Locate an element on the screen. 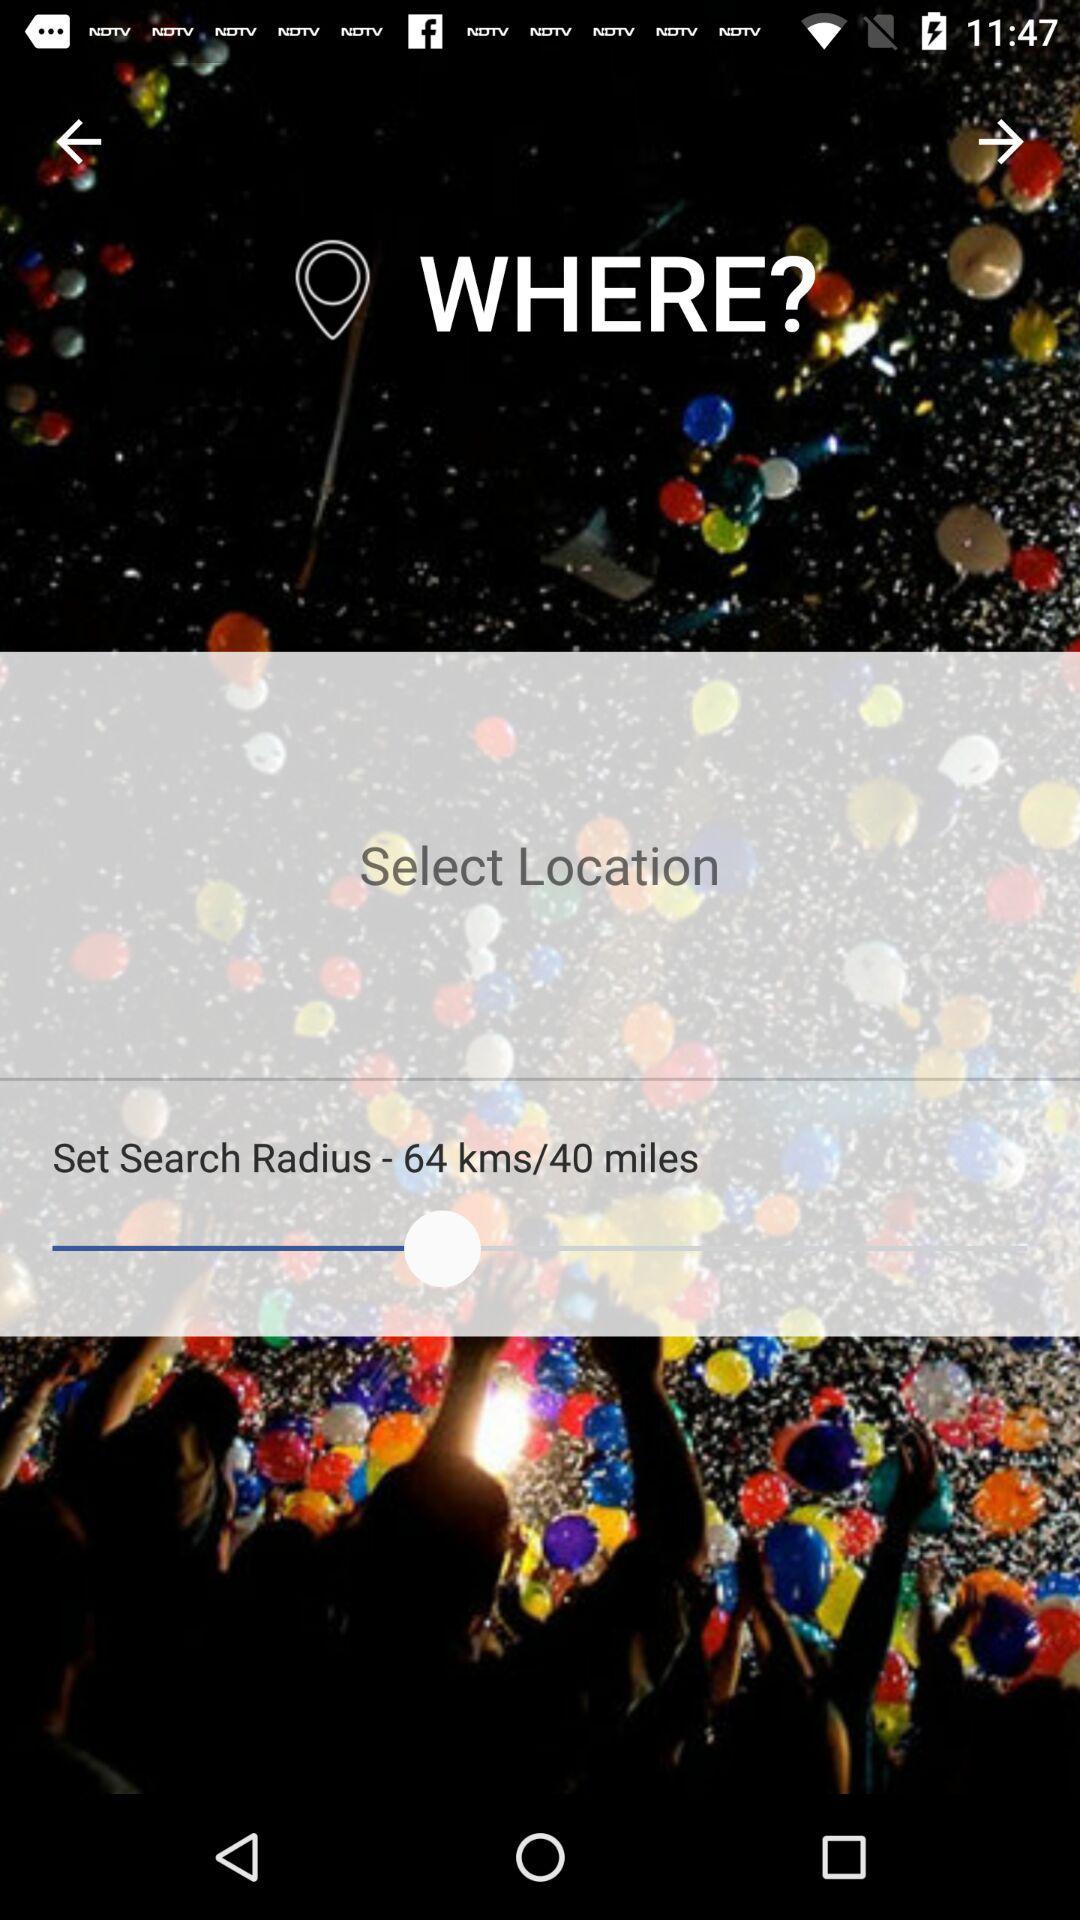 This screenshot has width=1080, height=1920. go back is located at coordinates (77, 140).